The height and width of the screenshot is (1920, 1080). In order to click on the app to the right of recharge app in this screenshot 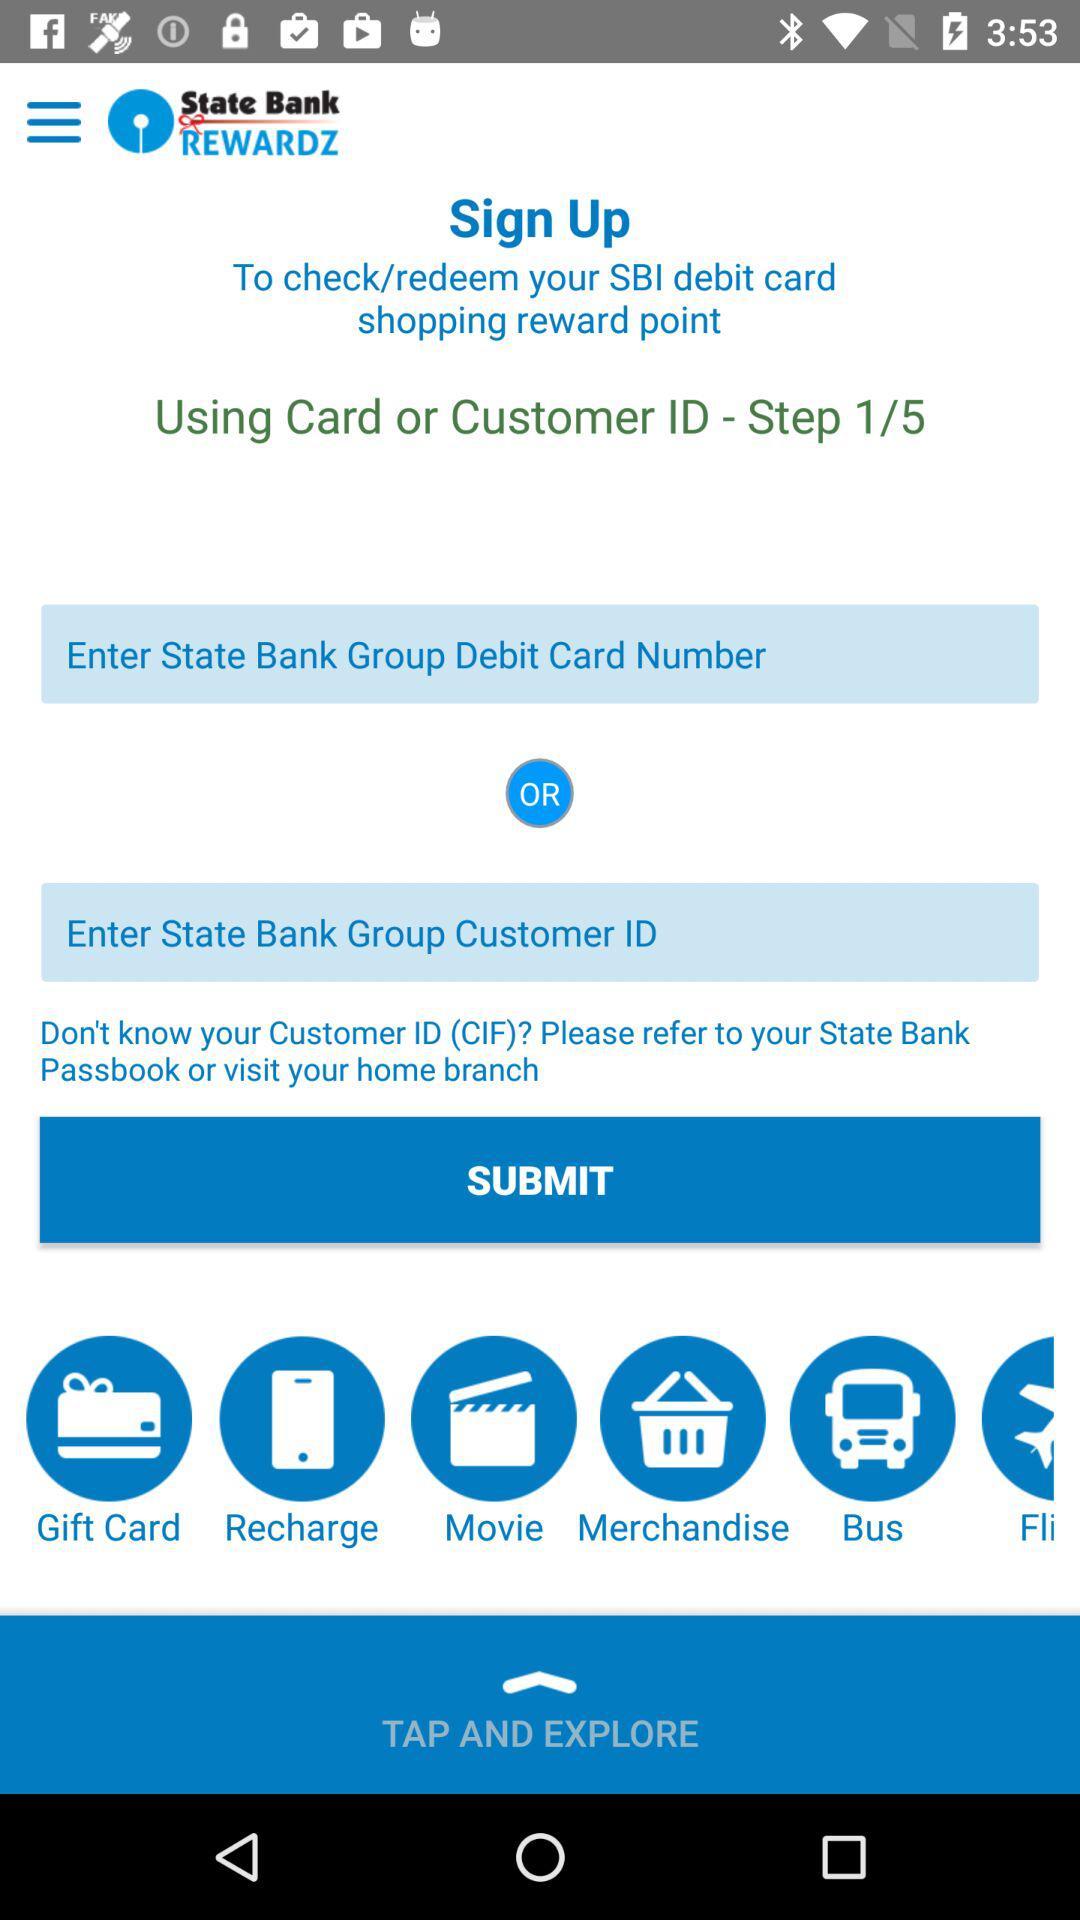, I will do `click(493, 1443)`.